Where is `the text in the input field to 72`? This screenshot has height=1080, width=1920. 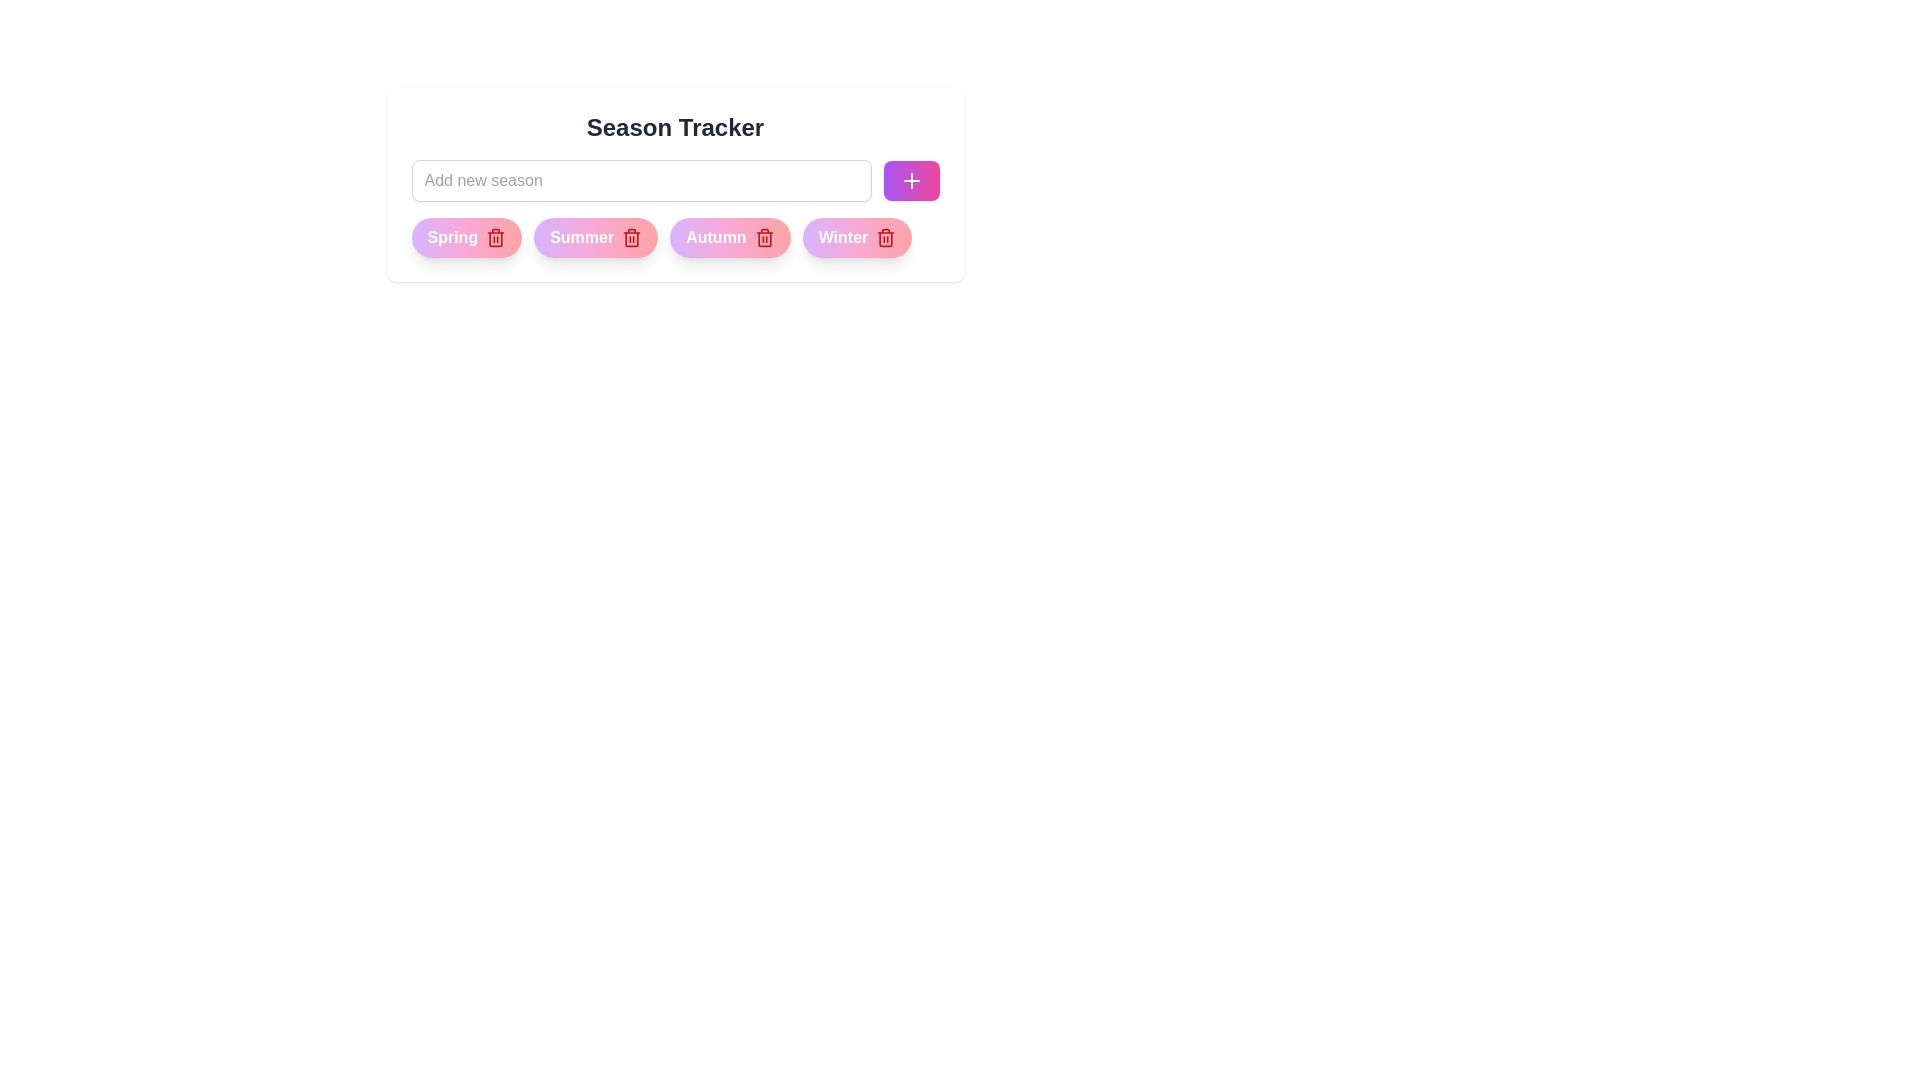
the text in the input field to 72 is located at coordinates (641, 181).